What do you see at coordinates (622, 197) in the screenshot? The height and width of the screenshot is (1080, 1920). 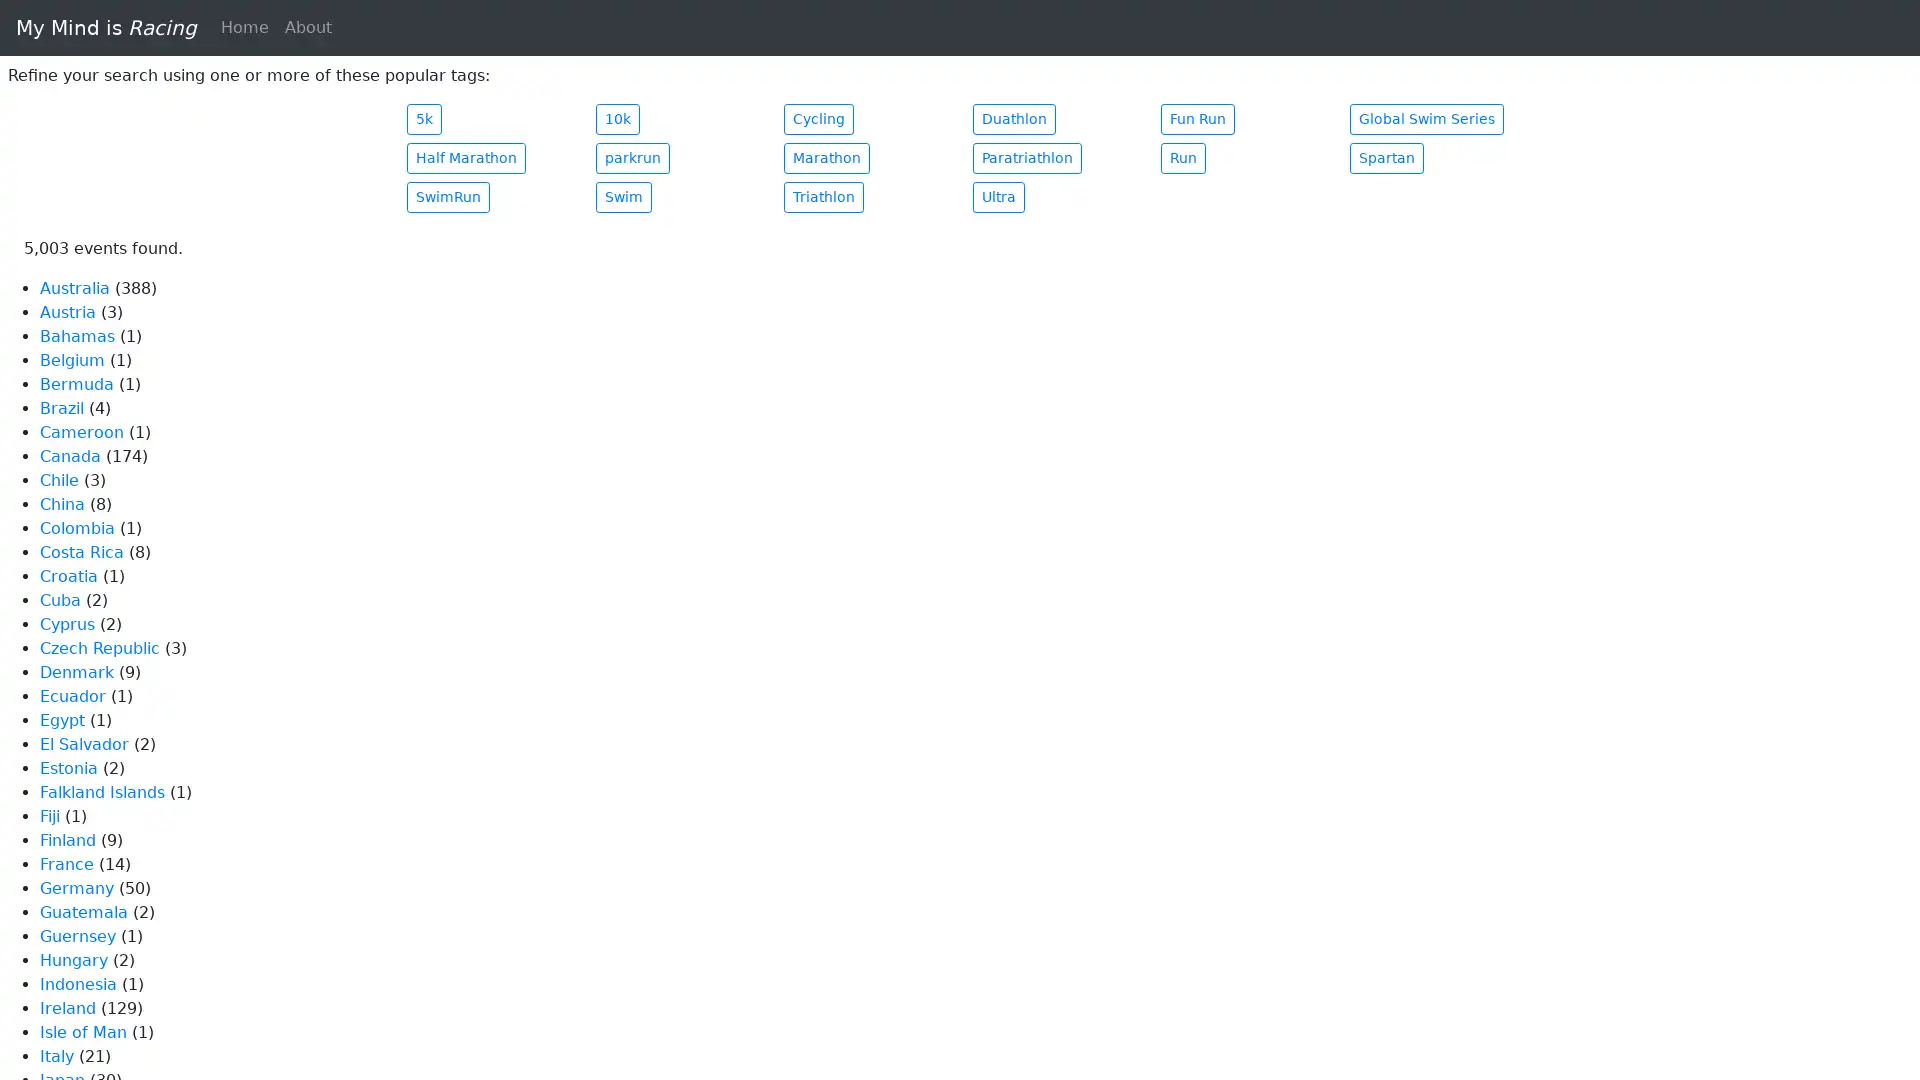 I see `Swim` at bounding box center [622, 197].